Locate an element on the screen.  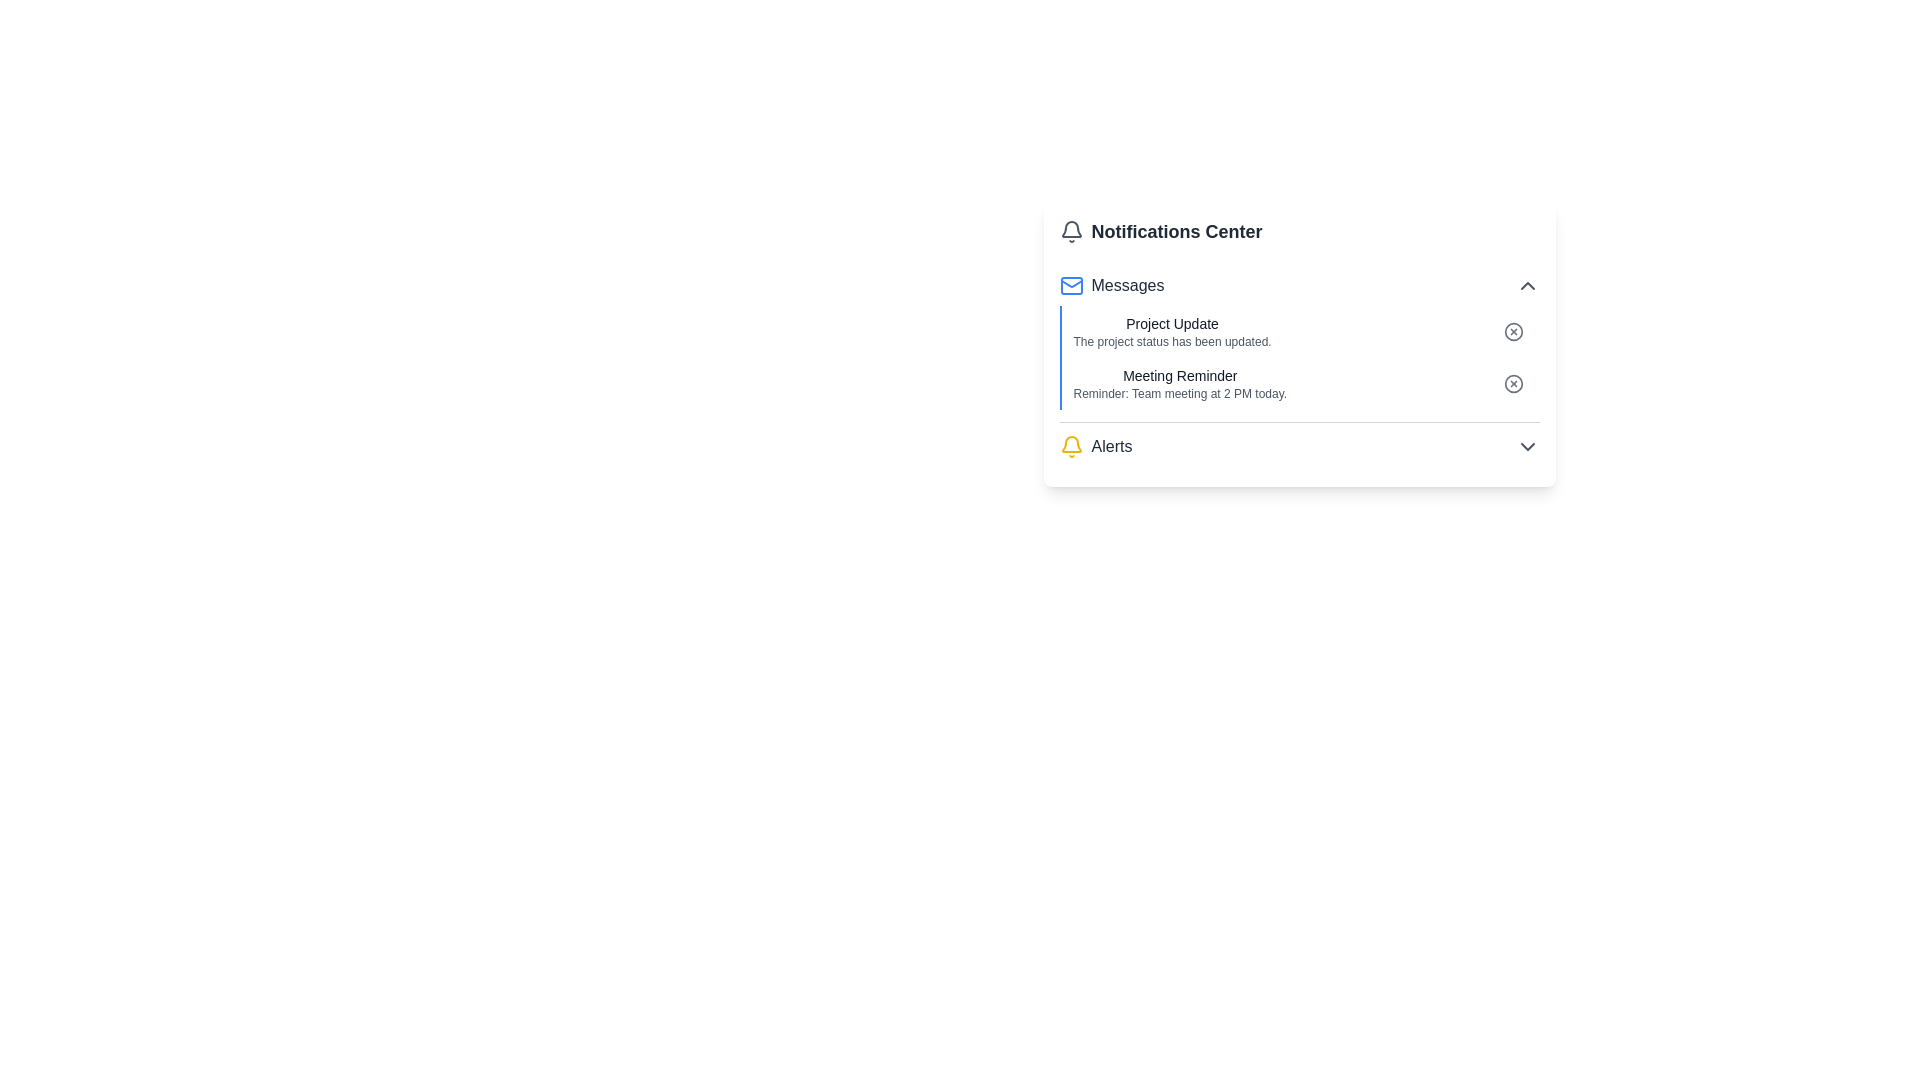
the Chevron icon next to the 'Messages' header is located at coordinates (1526, 285).